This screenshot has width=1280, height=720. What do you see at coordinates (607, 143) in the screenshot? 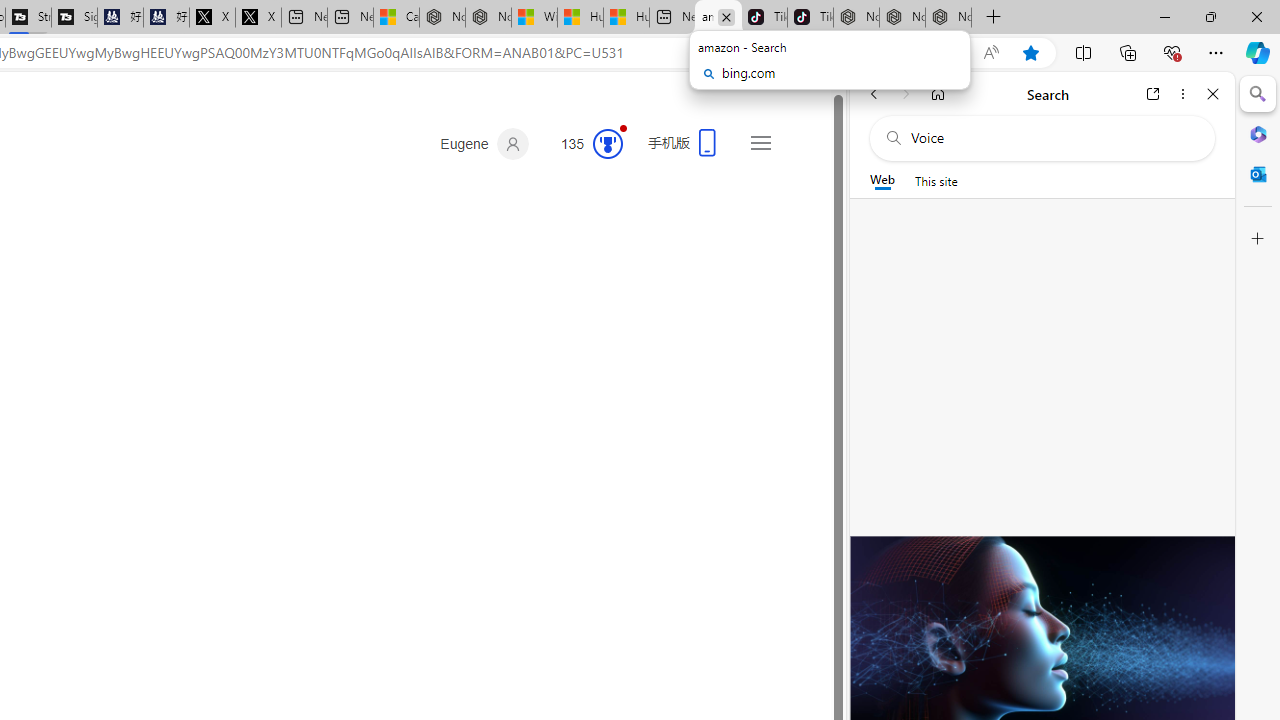
I see `'Class: outer-circle-animation'` at bounding box center [607, 143].